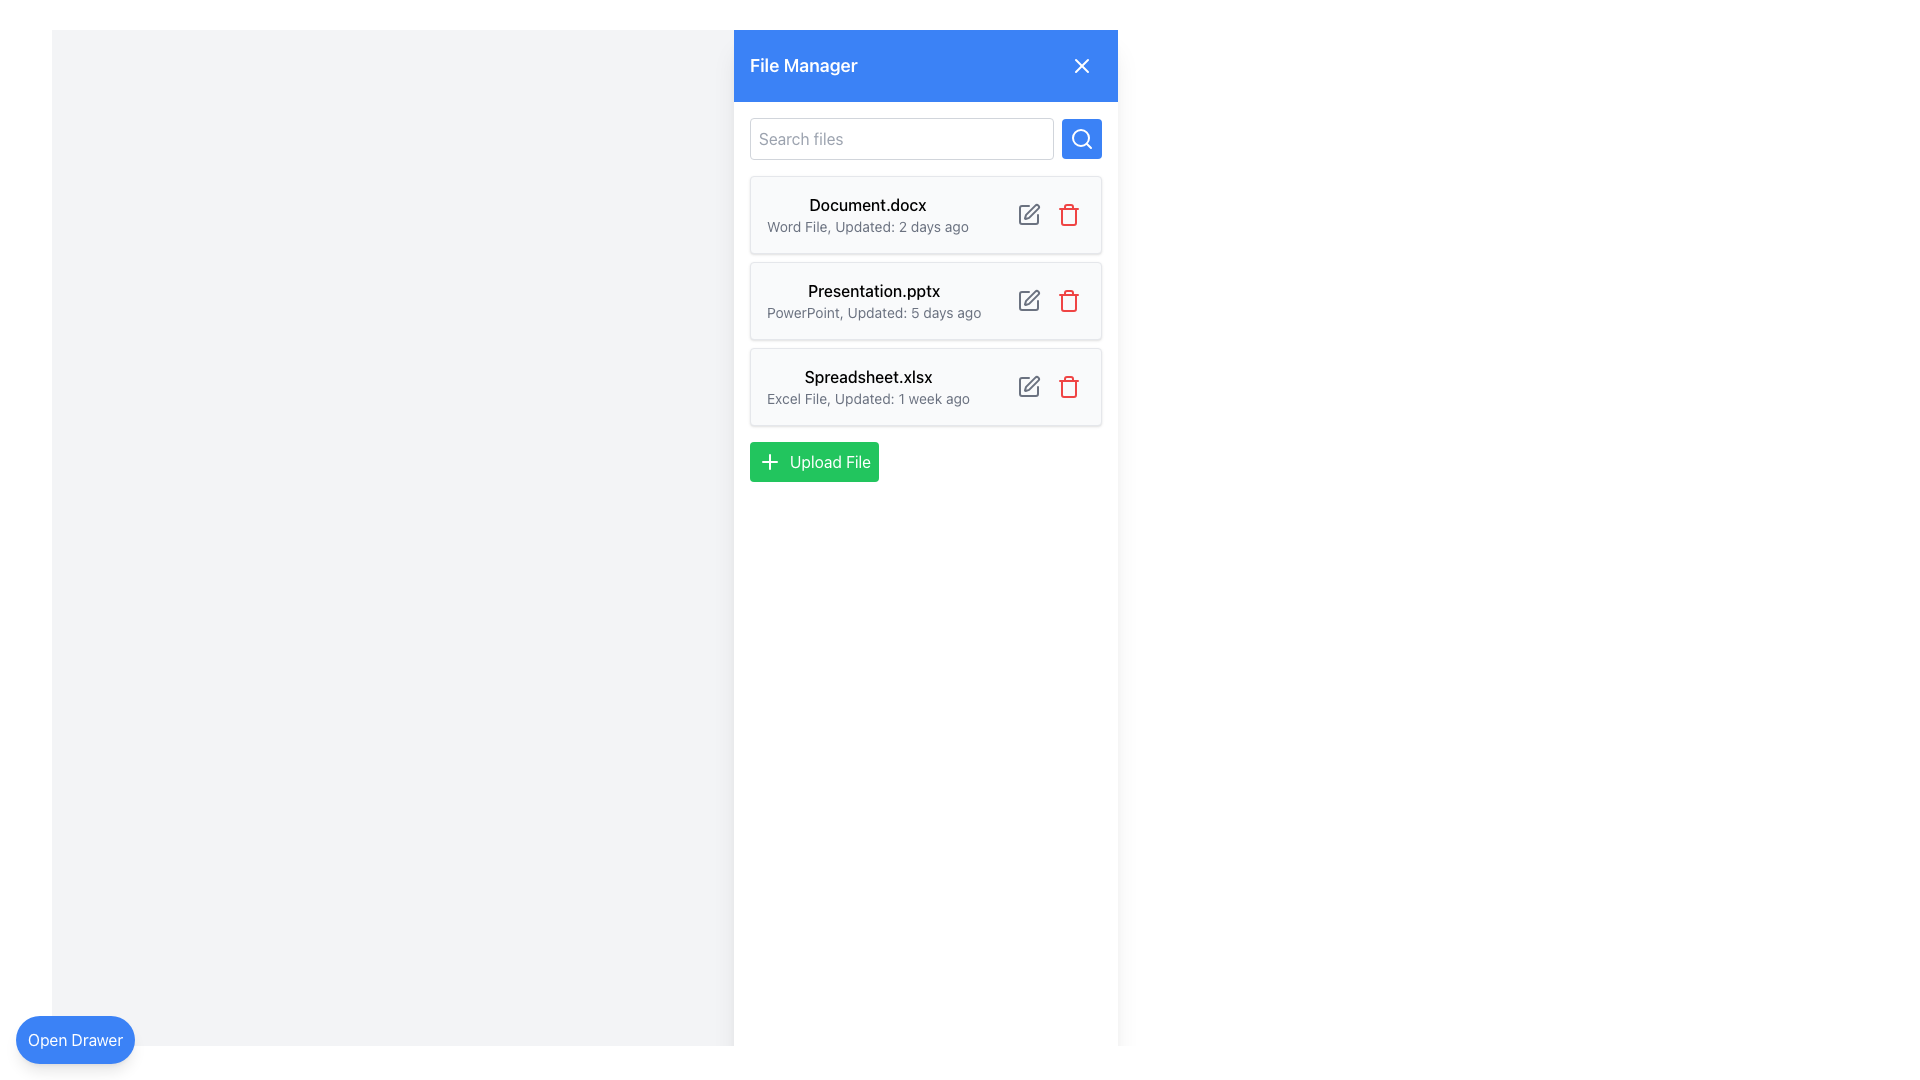 The image size is (1920, 1080). I want to click on the pencil-shaped icon located on the right part of the third file entry in the document list, so click(1032, 384).